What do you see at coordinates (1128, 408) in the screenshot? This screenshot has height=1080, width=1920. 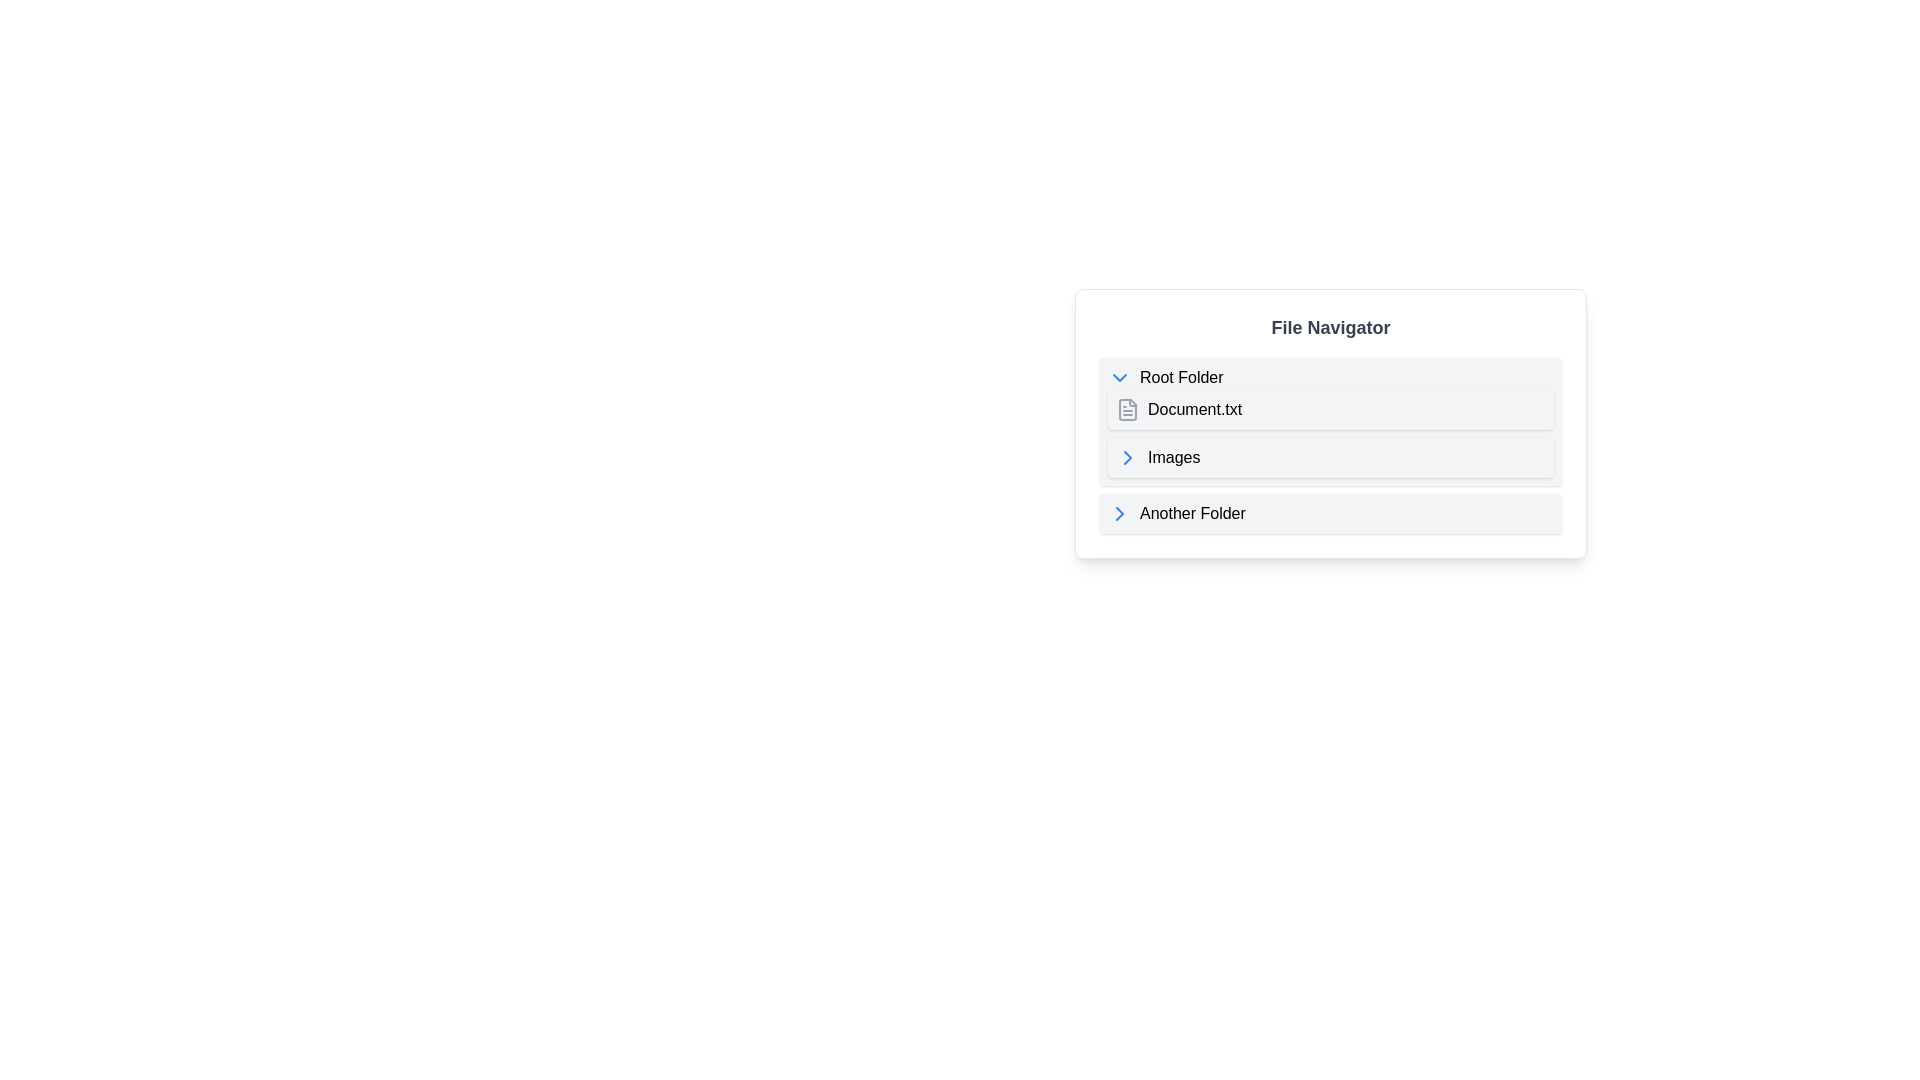 I see `the file icon representing 'Document.txt' in the 'File Navigator' interface` at bounding box center [1128, 408].